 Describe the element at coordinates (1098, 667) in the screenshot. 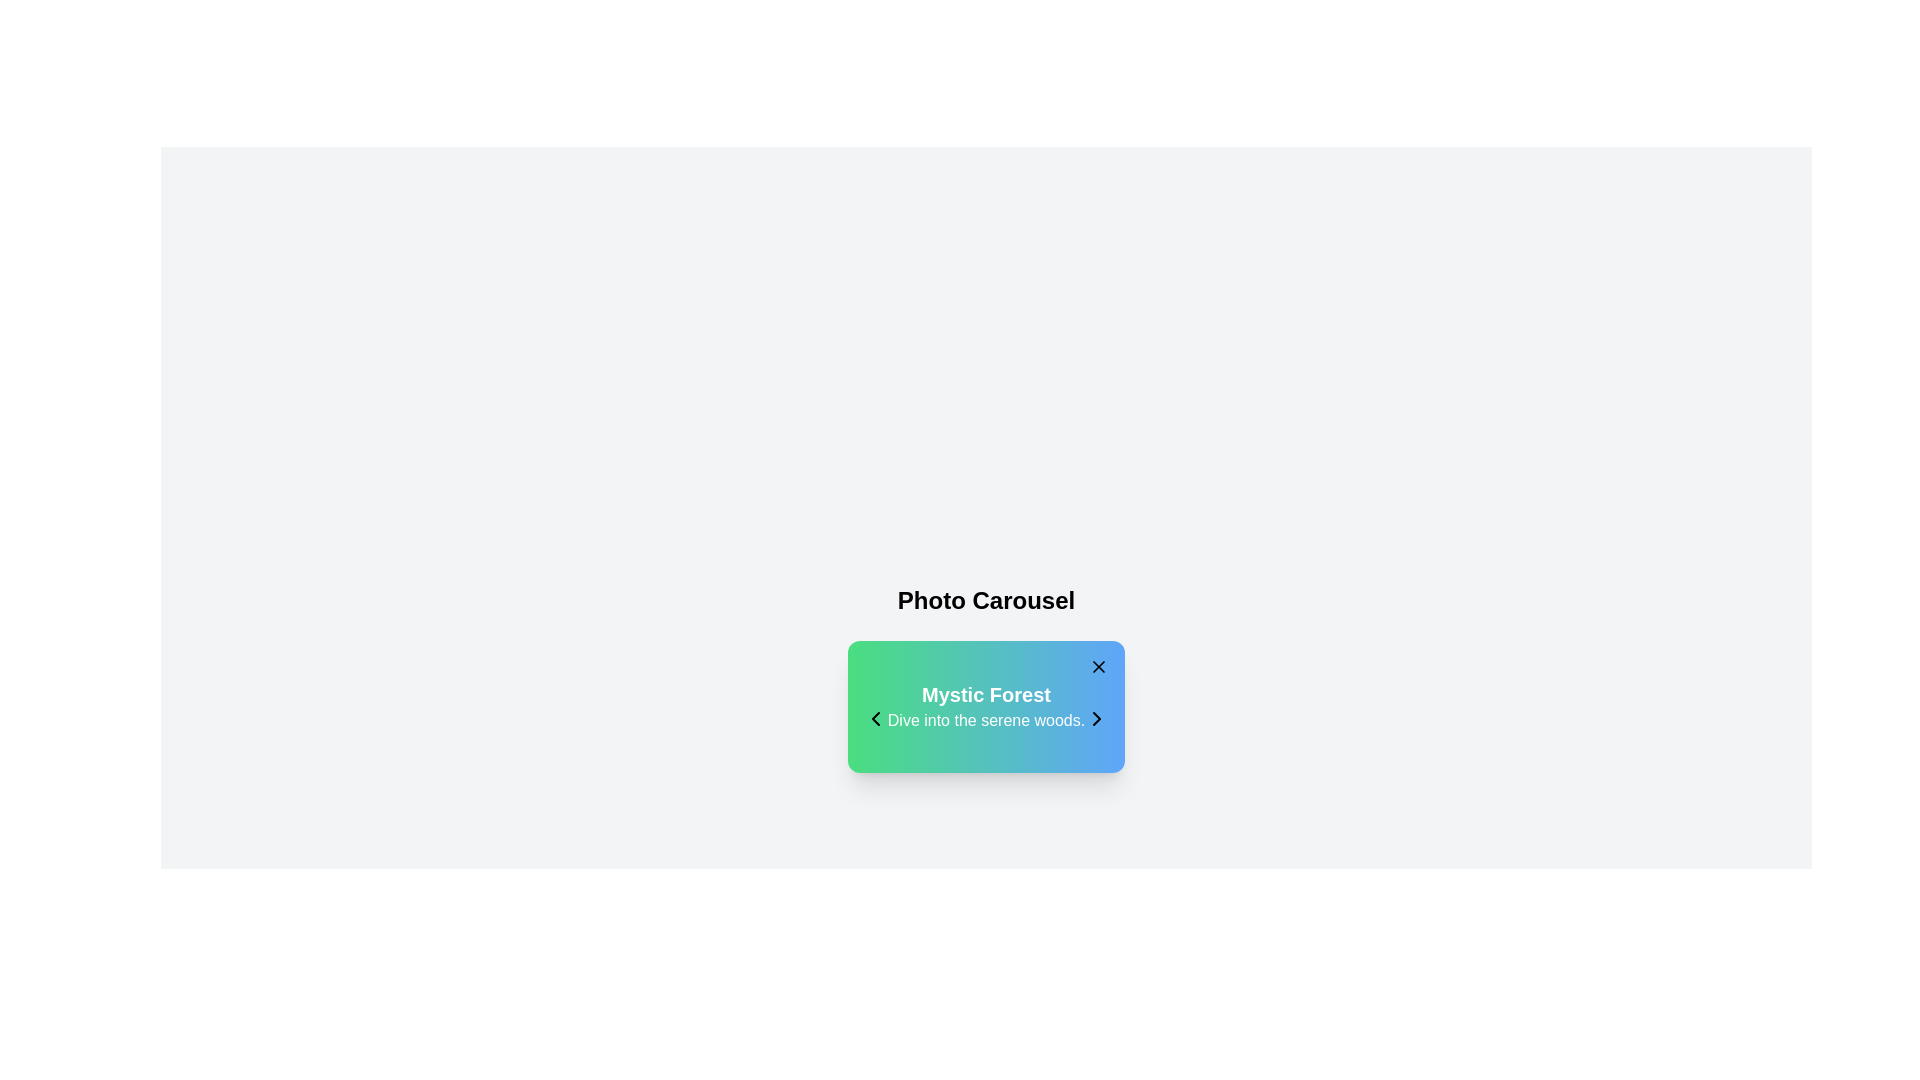

I see `the small square close button with a blue background and black 'X' icon located in the top-right corner of the card about 'Mystic Forest'` at that location.